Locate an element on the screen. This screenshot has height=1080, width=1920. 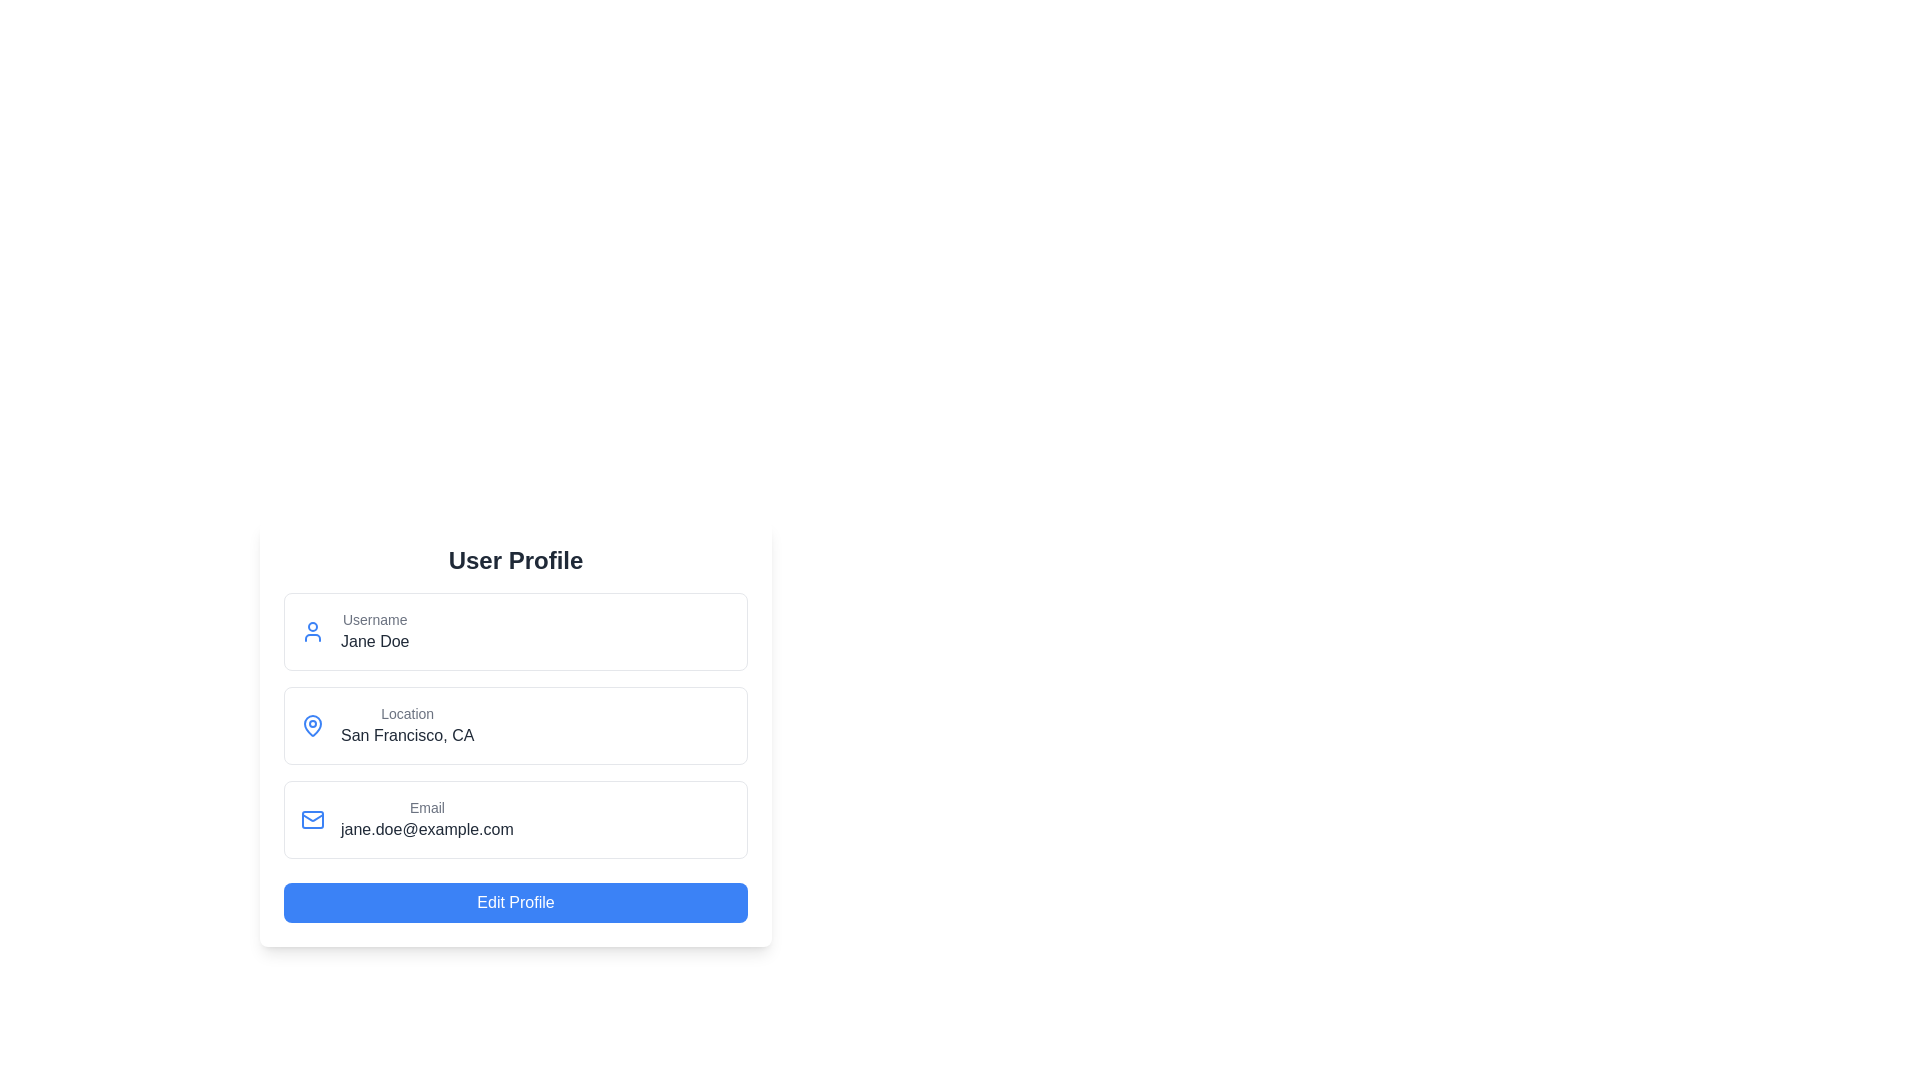
the geographical location marker icon associated with the text 'Location: San Francisco, CA', located in the second row of the user profile form is located at coordinates (311, 725).